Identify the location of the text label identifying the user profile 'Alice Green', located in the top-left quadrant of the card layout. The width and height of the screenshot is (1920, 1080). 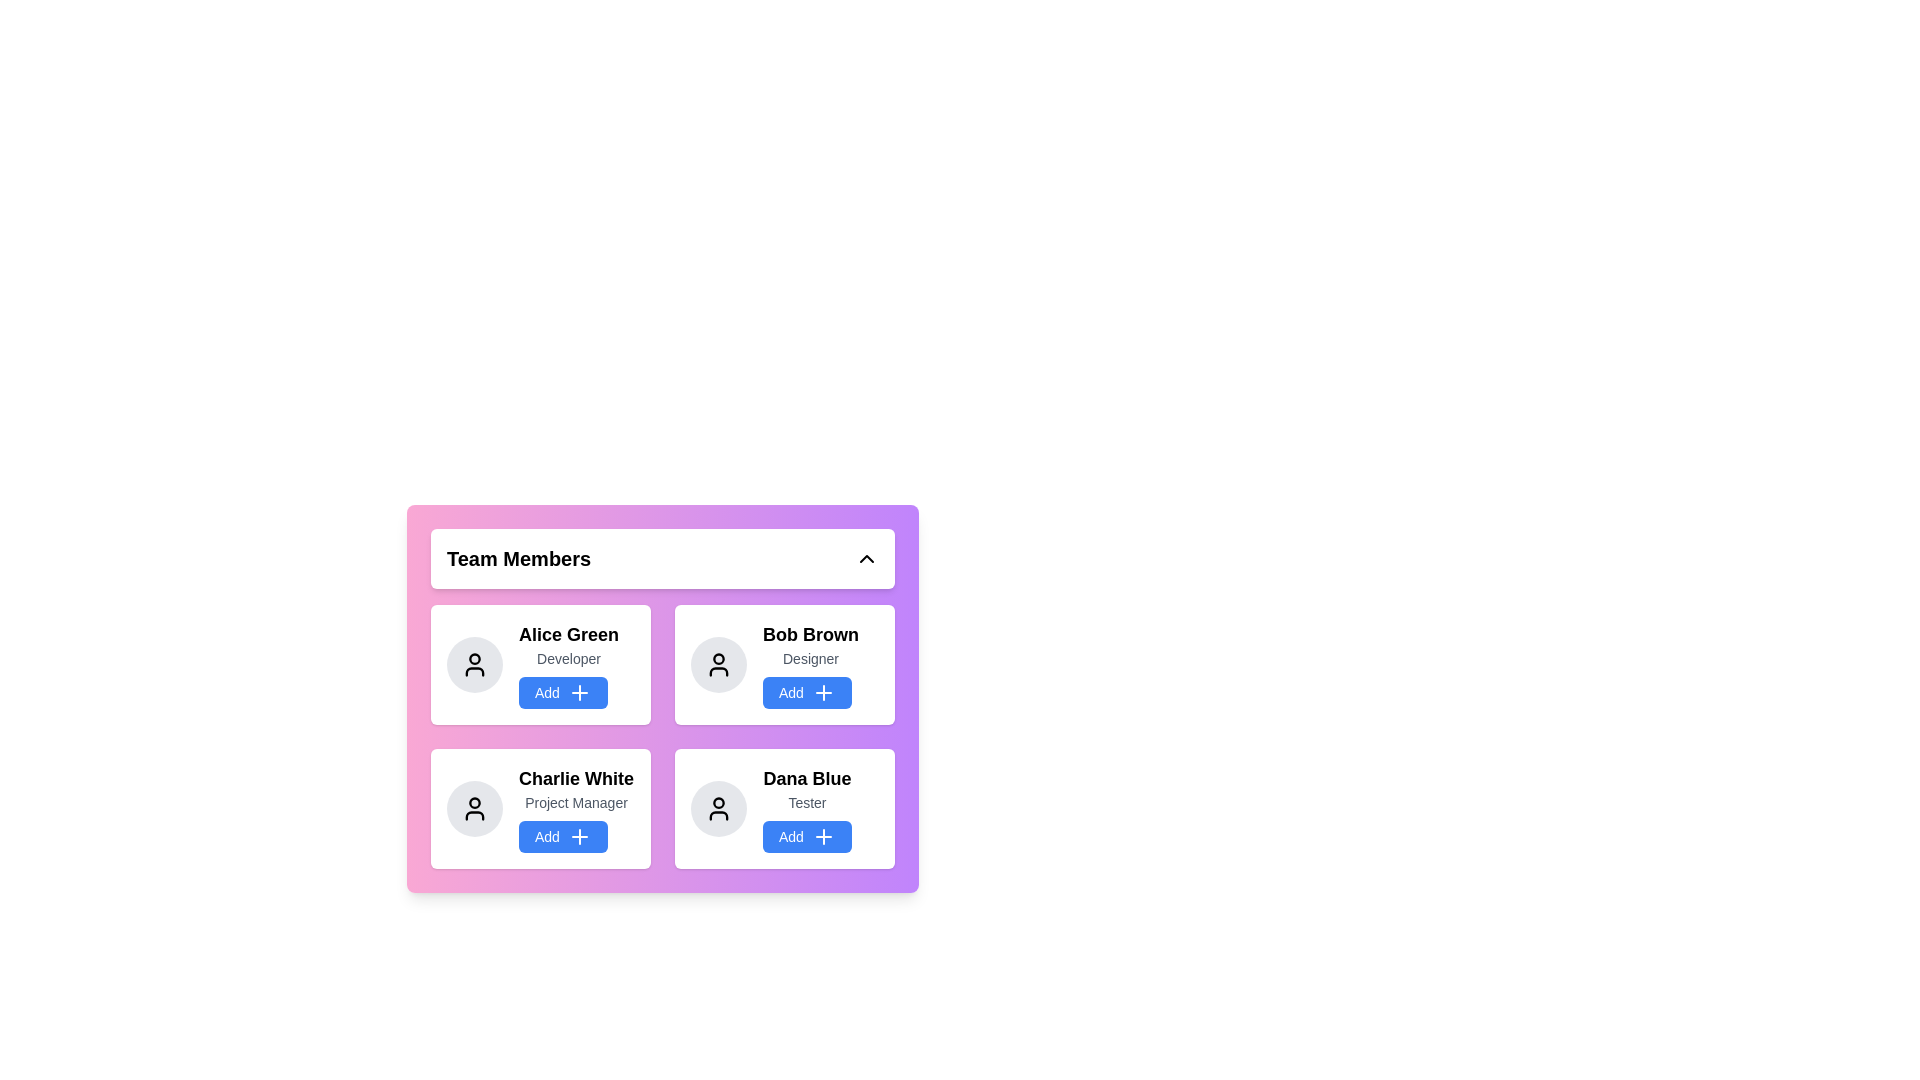
(568, 635).